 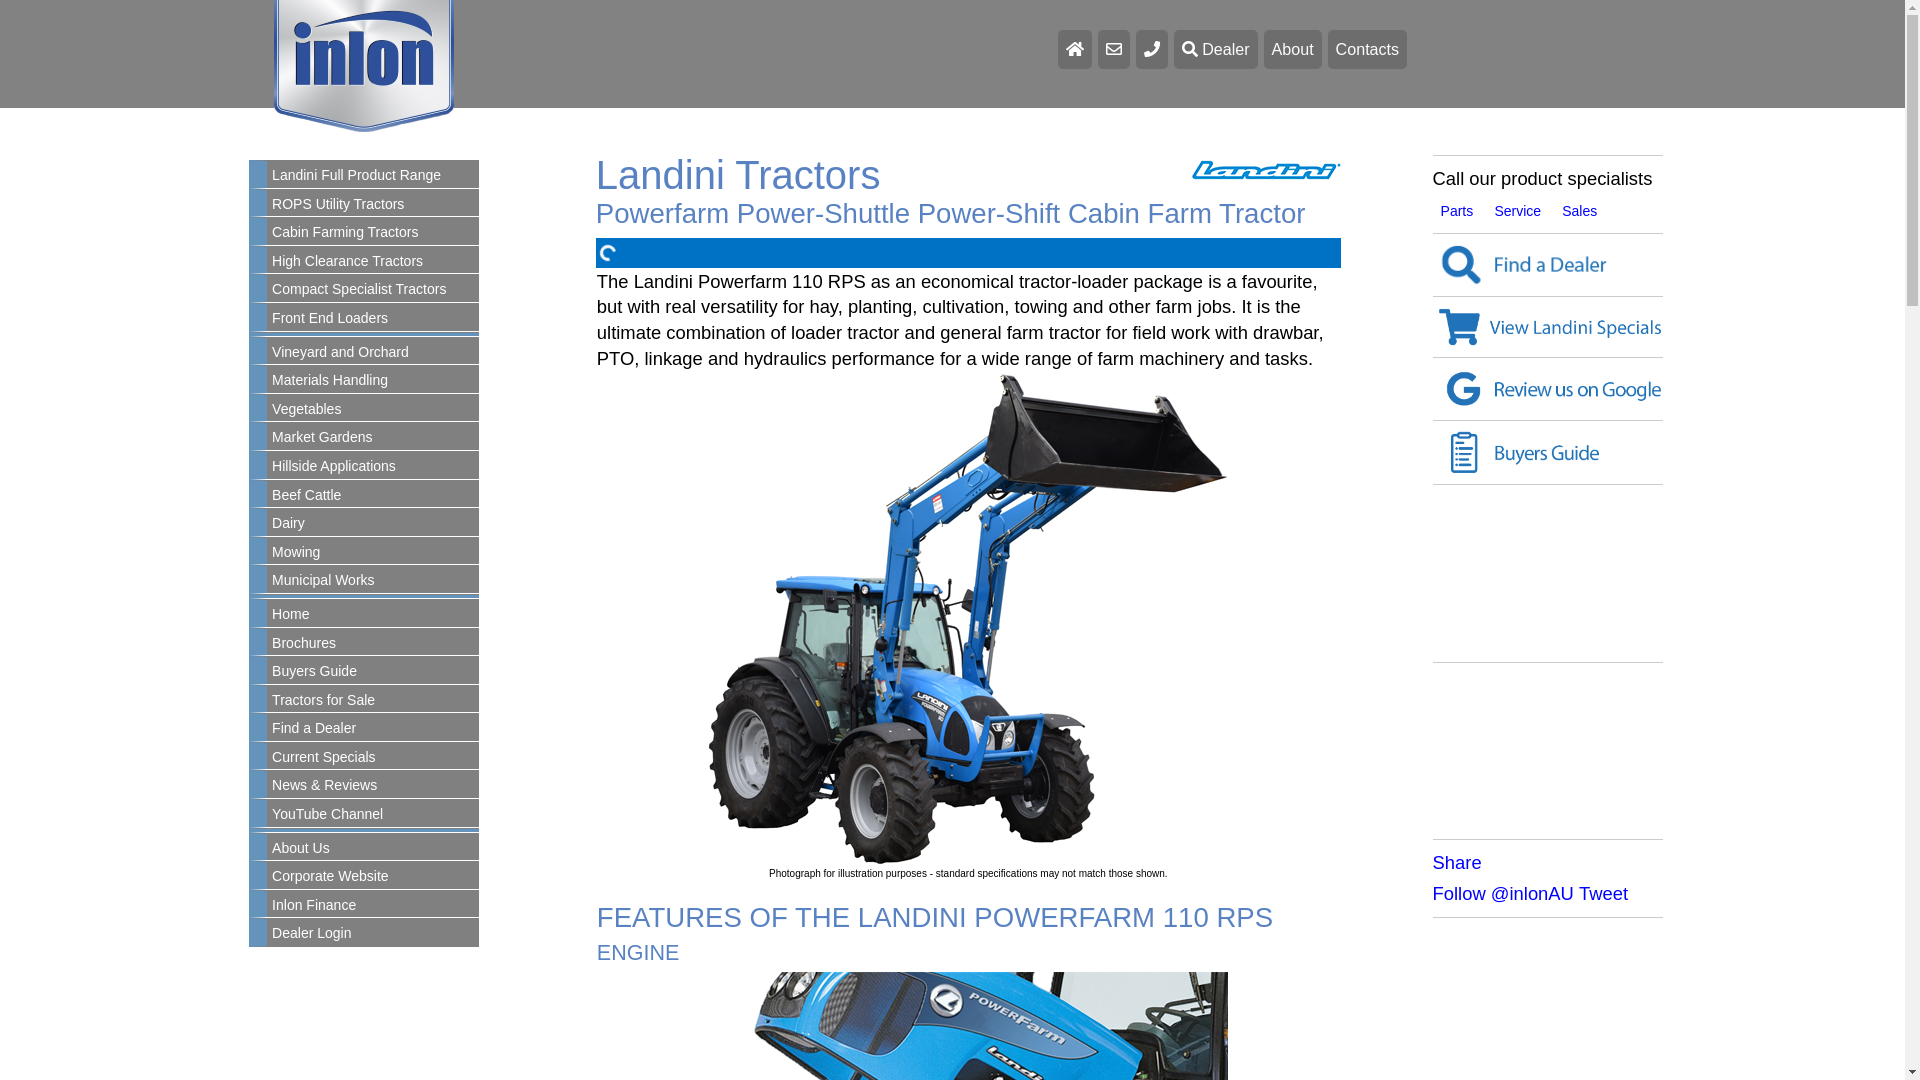 What do you see at coordinates (373, 408) in the screenshot?
I see `'Vegetables'` at bounding box center [373, 408].